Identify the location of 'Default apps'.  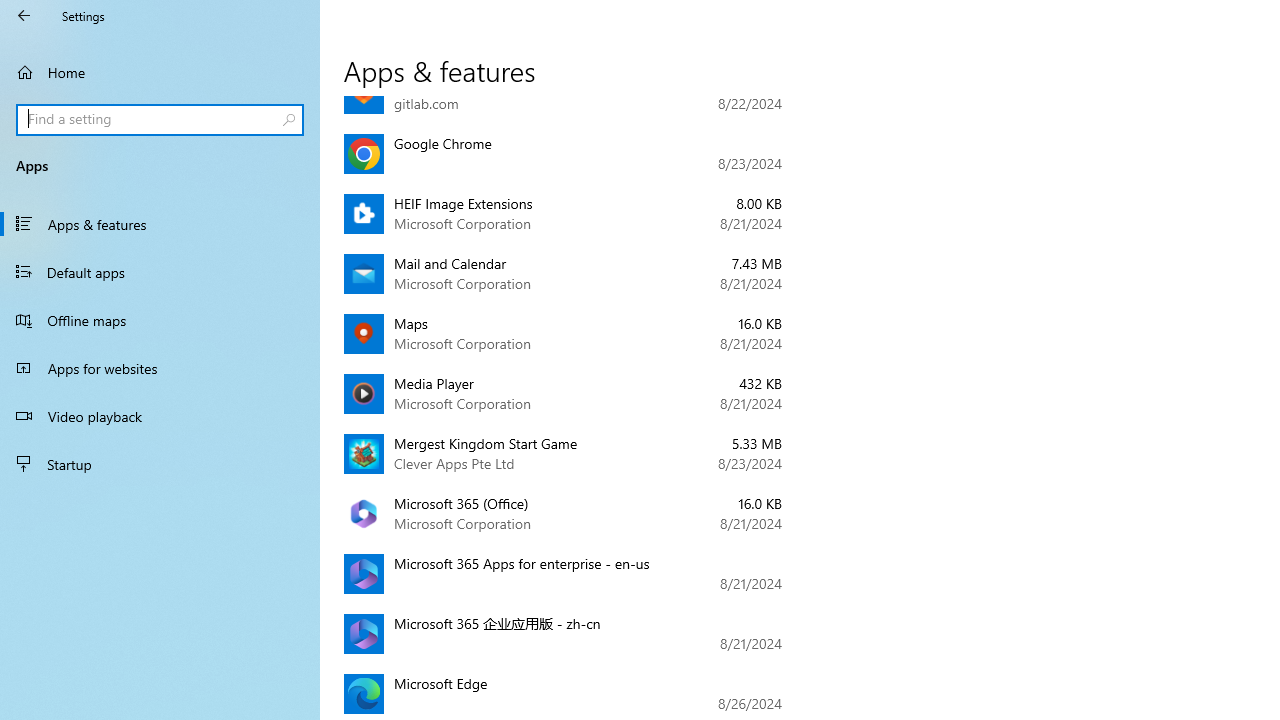
(160, 271).